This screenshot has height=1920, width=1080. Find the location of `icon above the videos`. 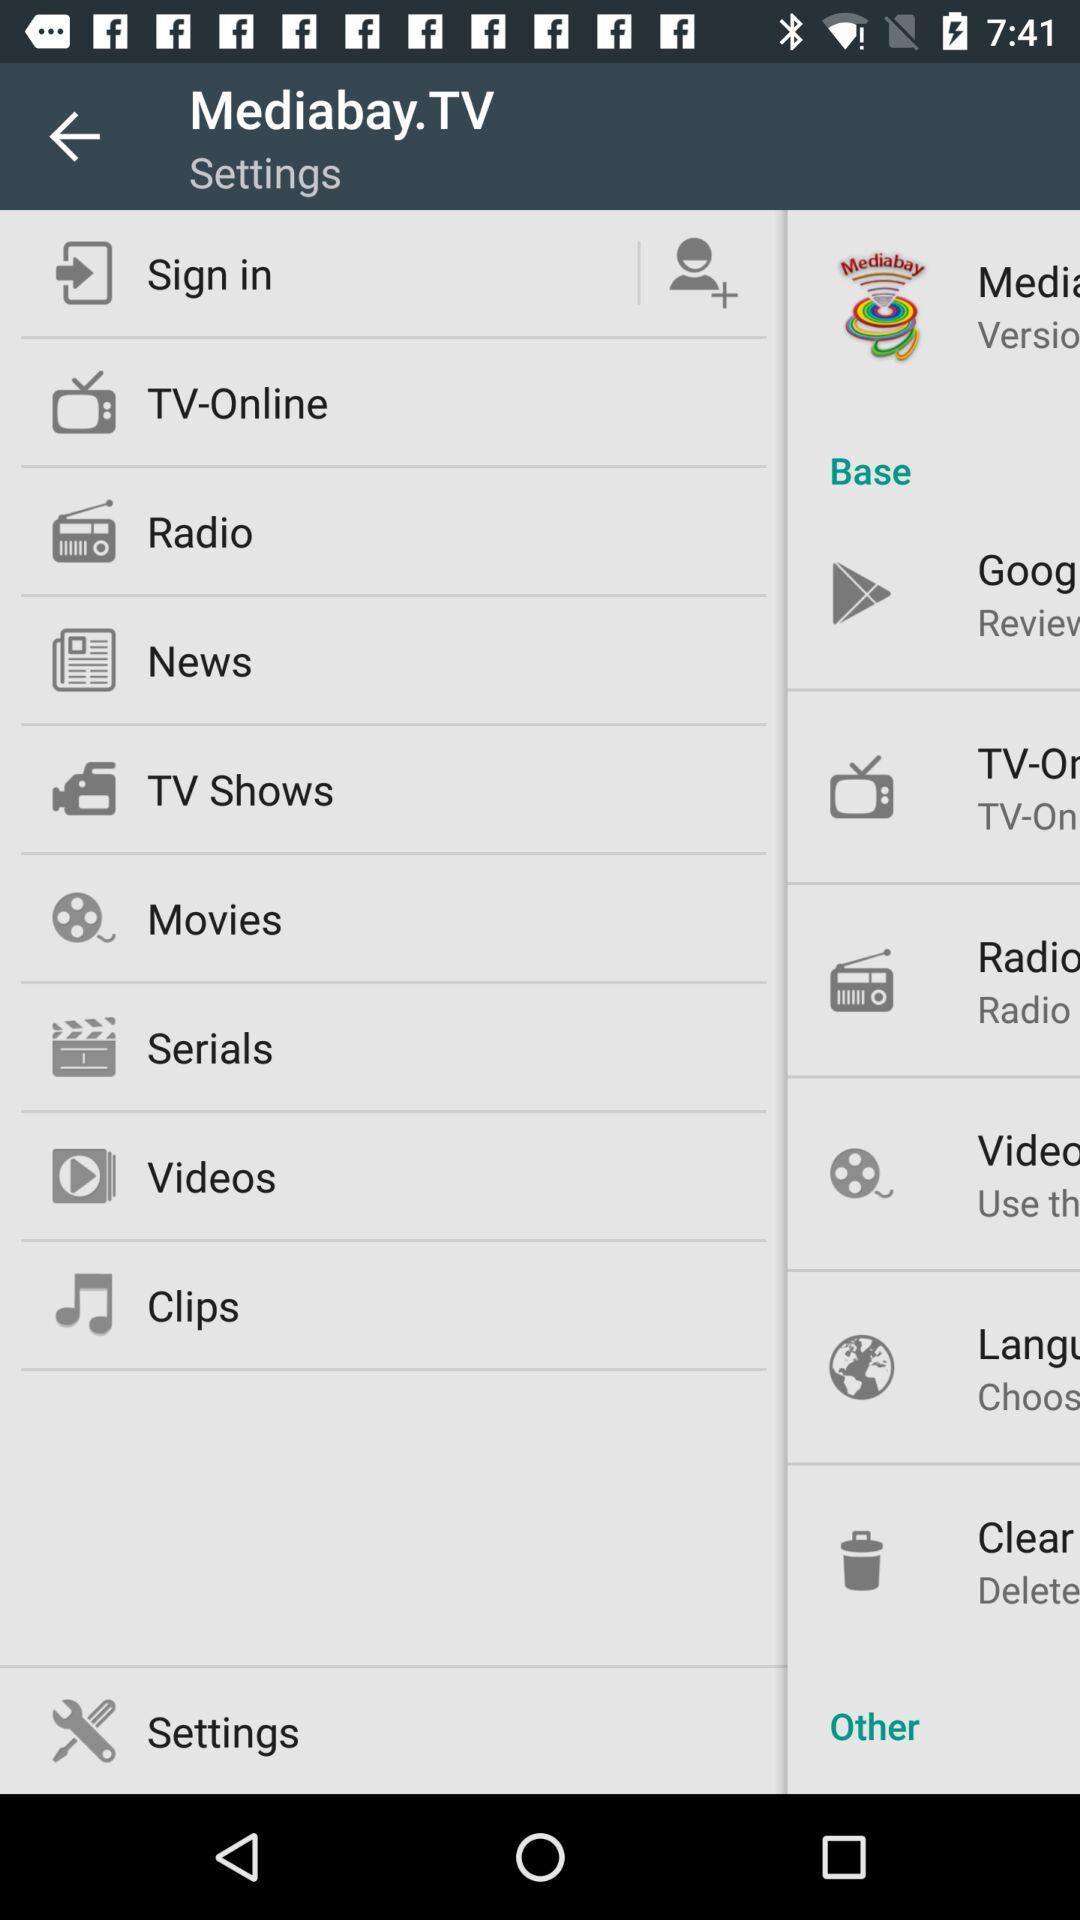

icon above the videos is located at coordinates (1028, 1008).